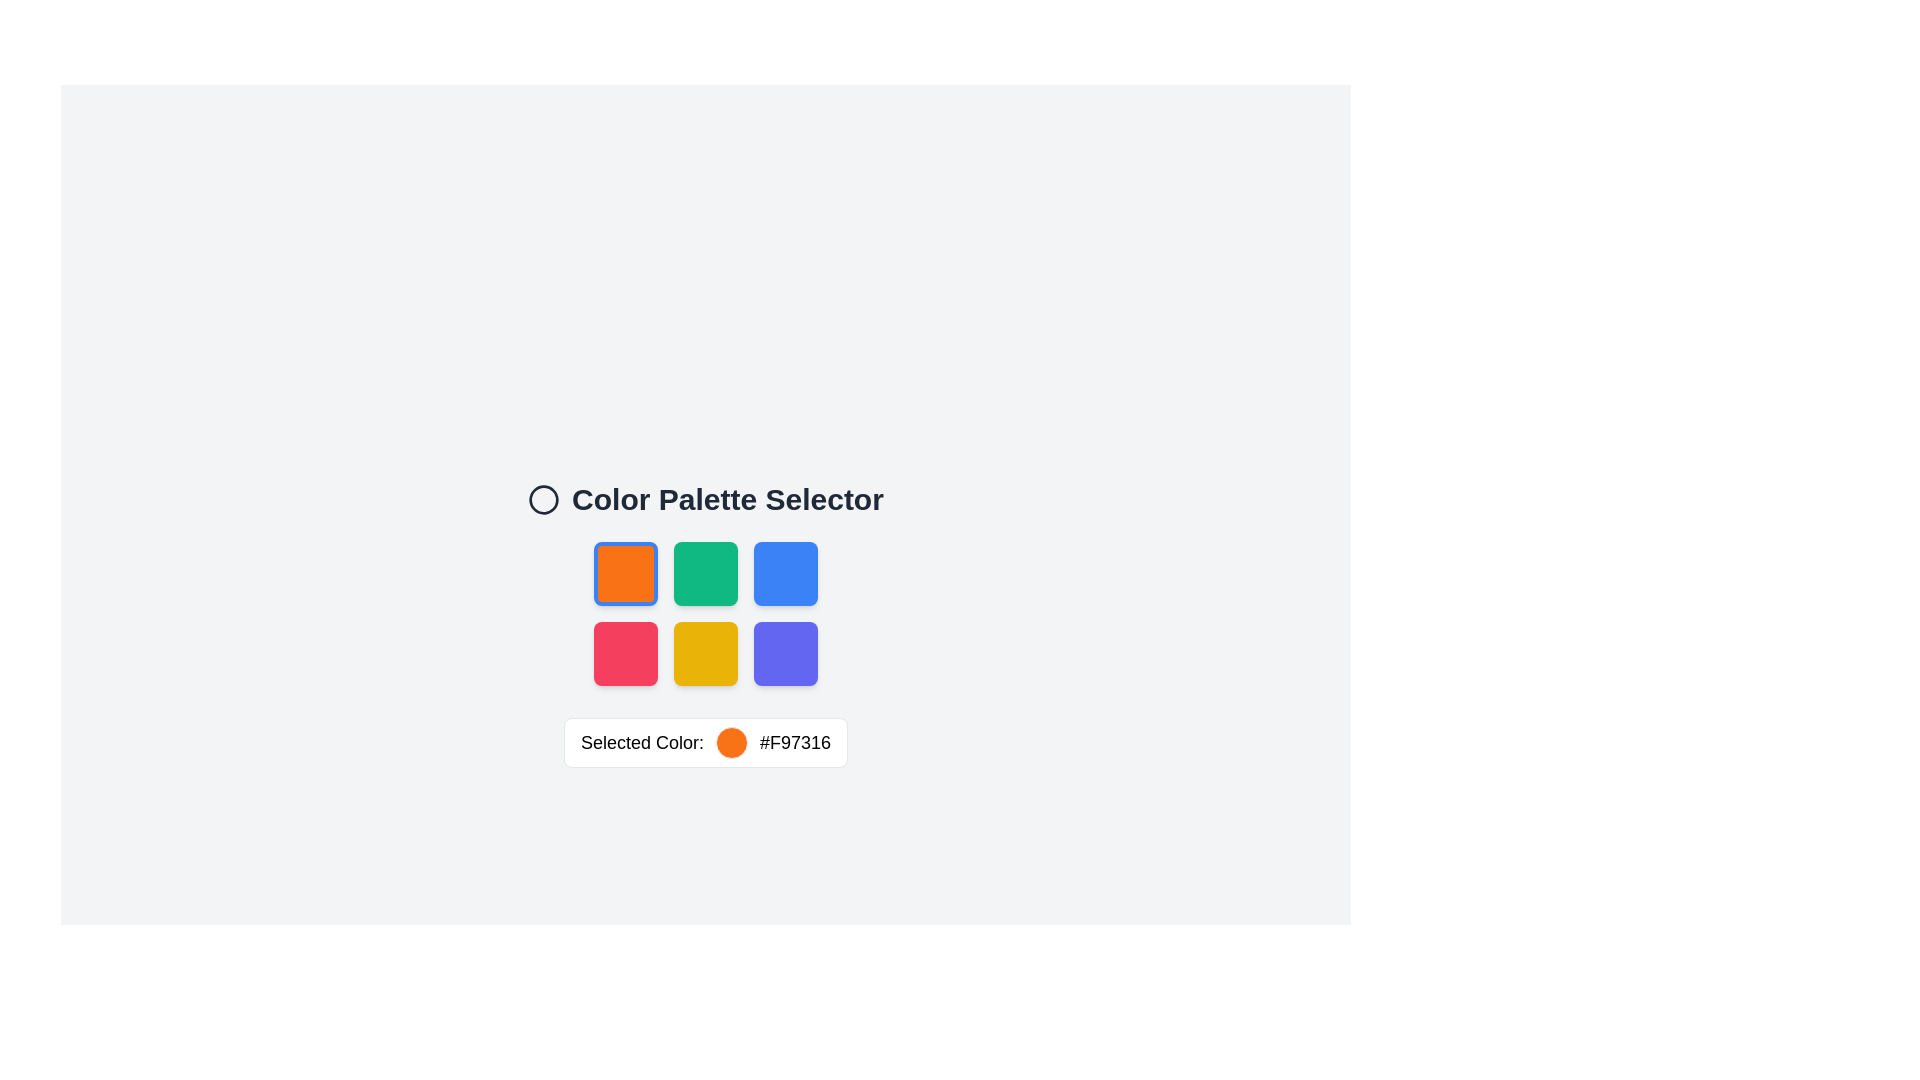  I want to click on the hashtag-styled text label displaying '#F97316', which is part of the color selection UI and is positioned to the right of the 'Selected Color:' text, so click(794, 743).